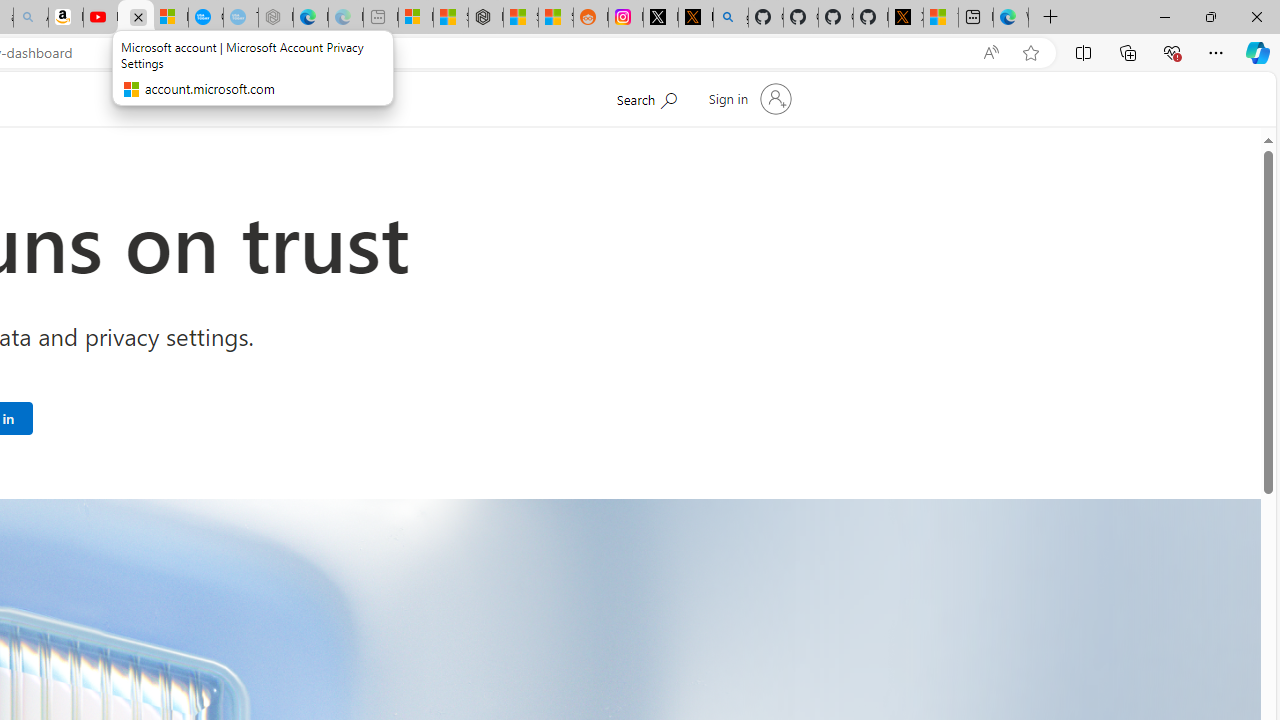 The height and width of the screenshot is (720, 1280). What do you see at coordinates (100, 17) in the screenshot?
I see `'Day 1: Arriving in Yemen (surreal to be here) - YouTube'` at bounding box center [100, 17].